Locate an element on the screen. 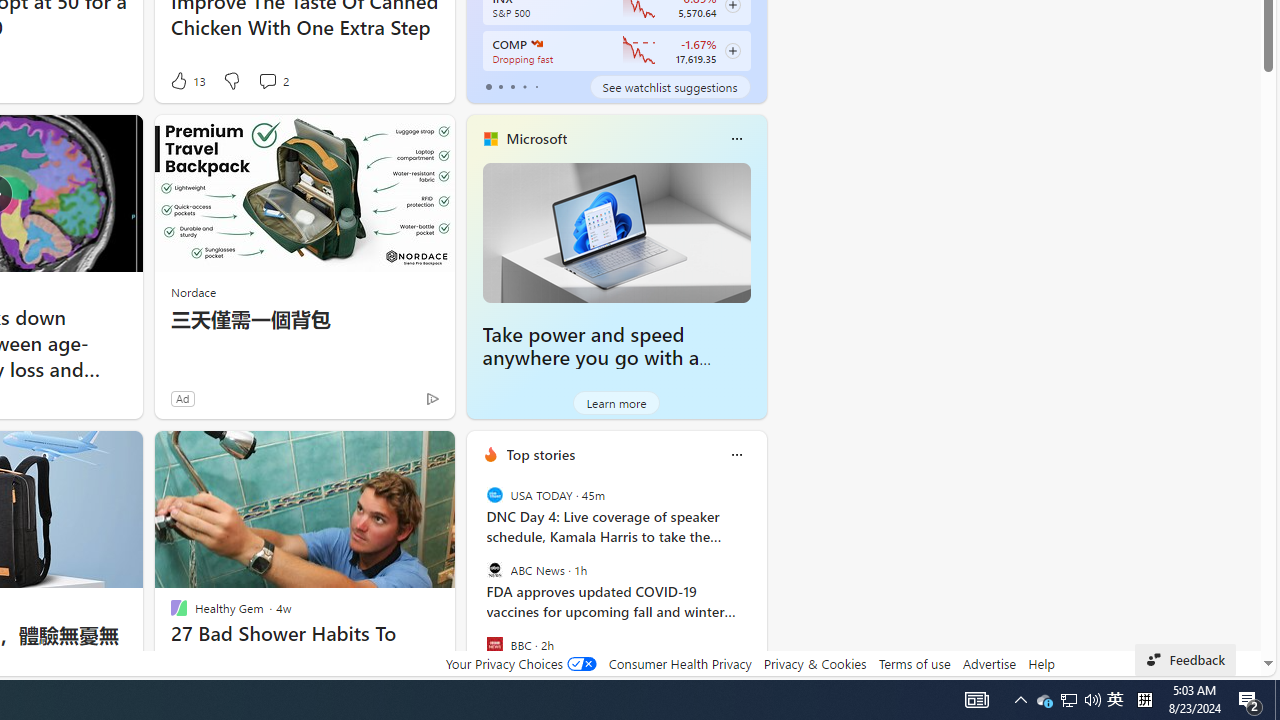 The width and height of the screenshot is (1280, 720). 'tab-4' is located at coordinates (536, 86).